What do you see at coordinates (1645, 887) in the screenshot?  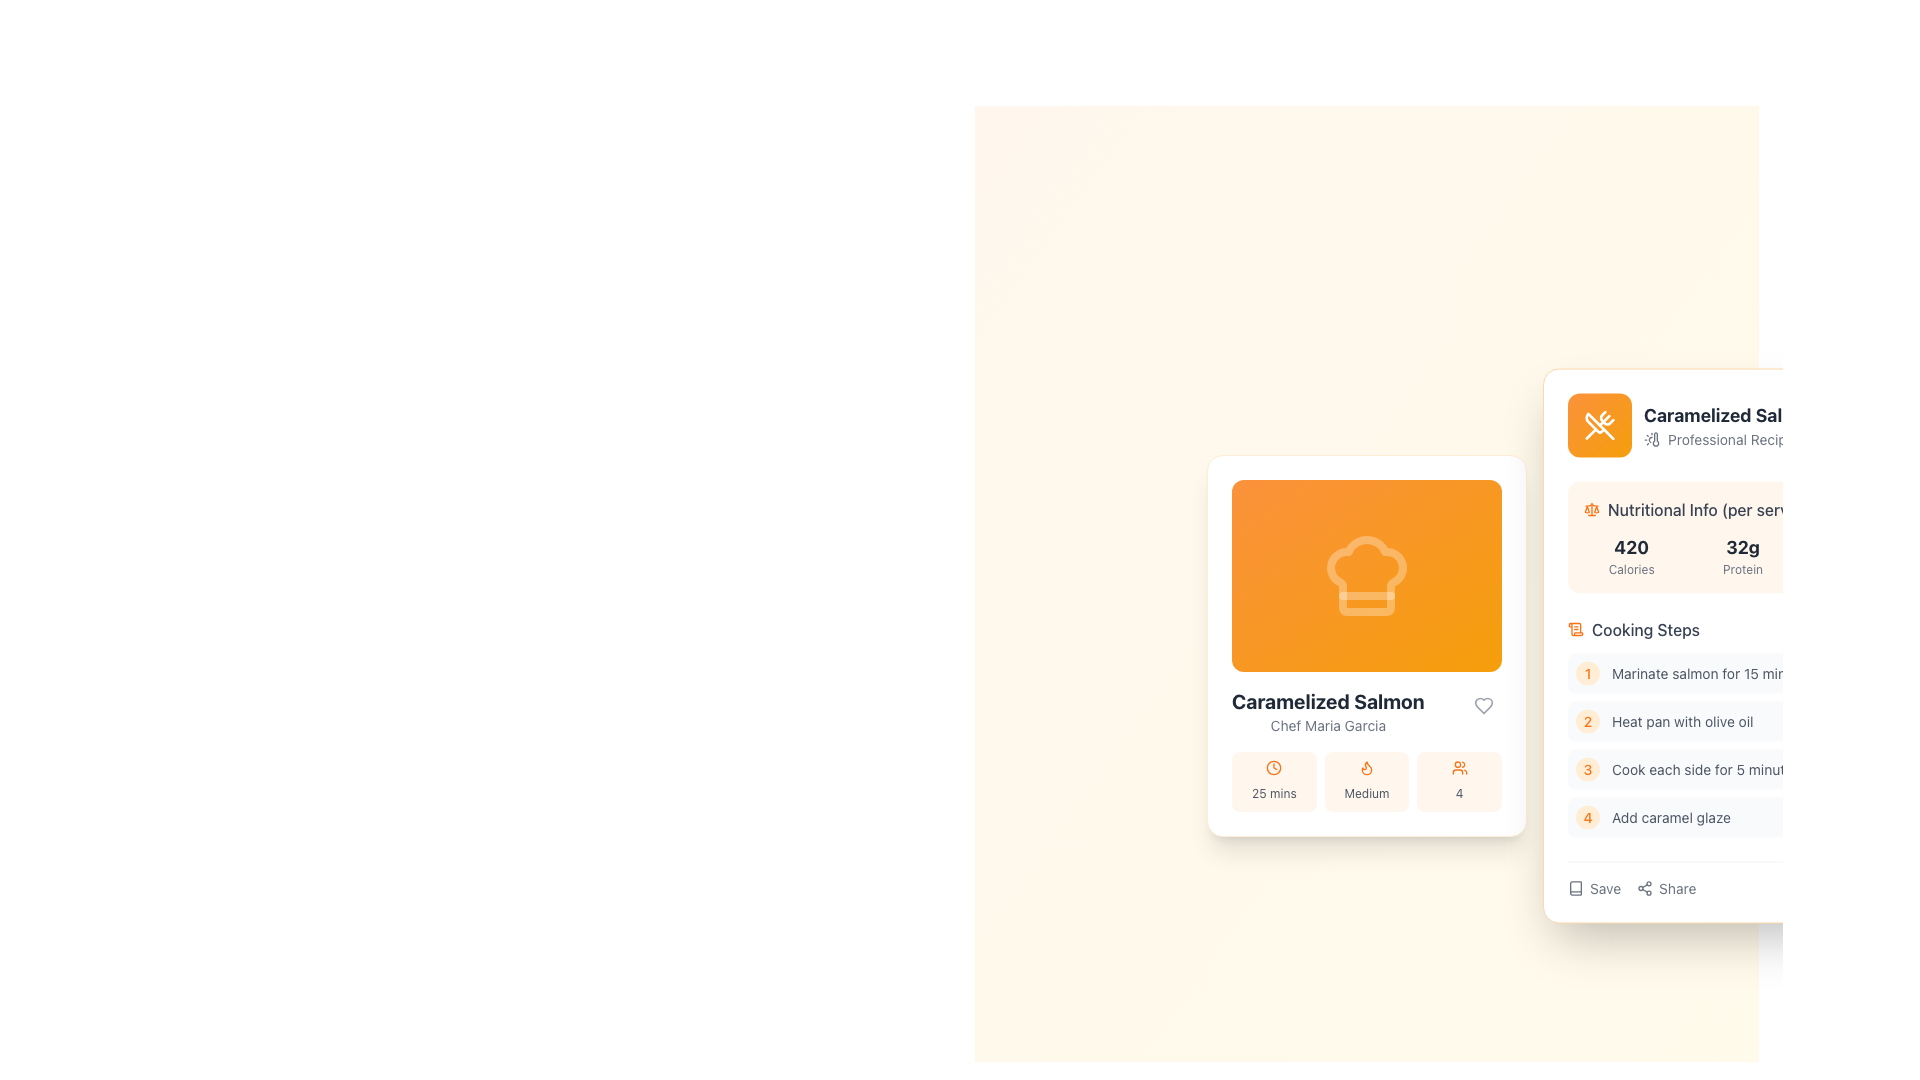 I see `the 'Share' button located to the right of the 'Save' text element at the bottom of the details pane` at bounding box center [1645, 887].